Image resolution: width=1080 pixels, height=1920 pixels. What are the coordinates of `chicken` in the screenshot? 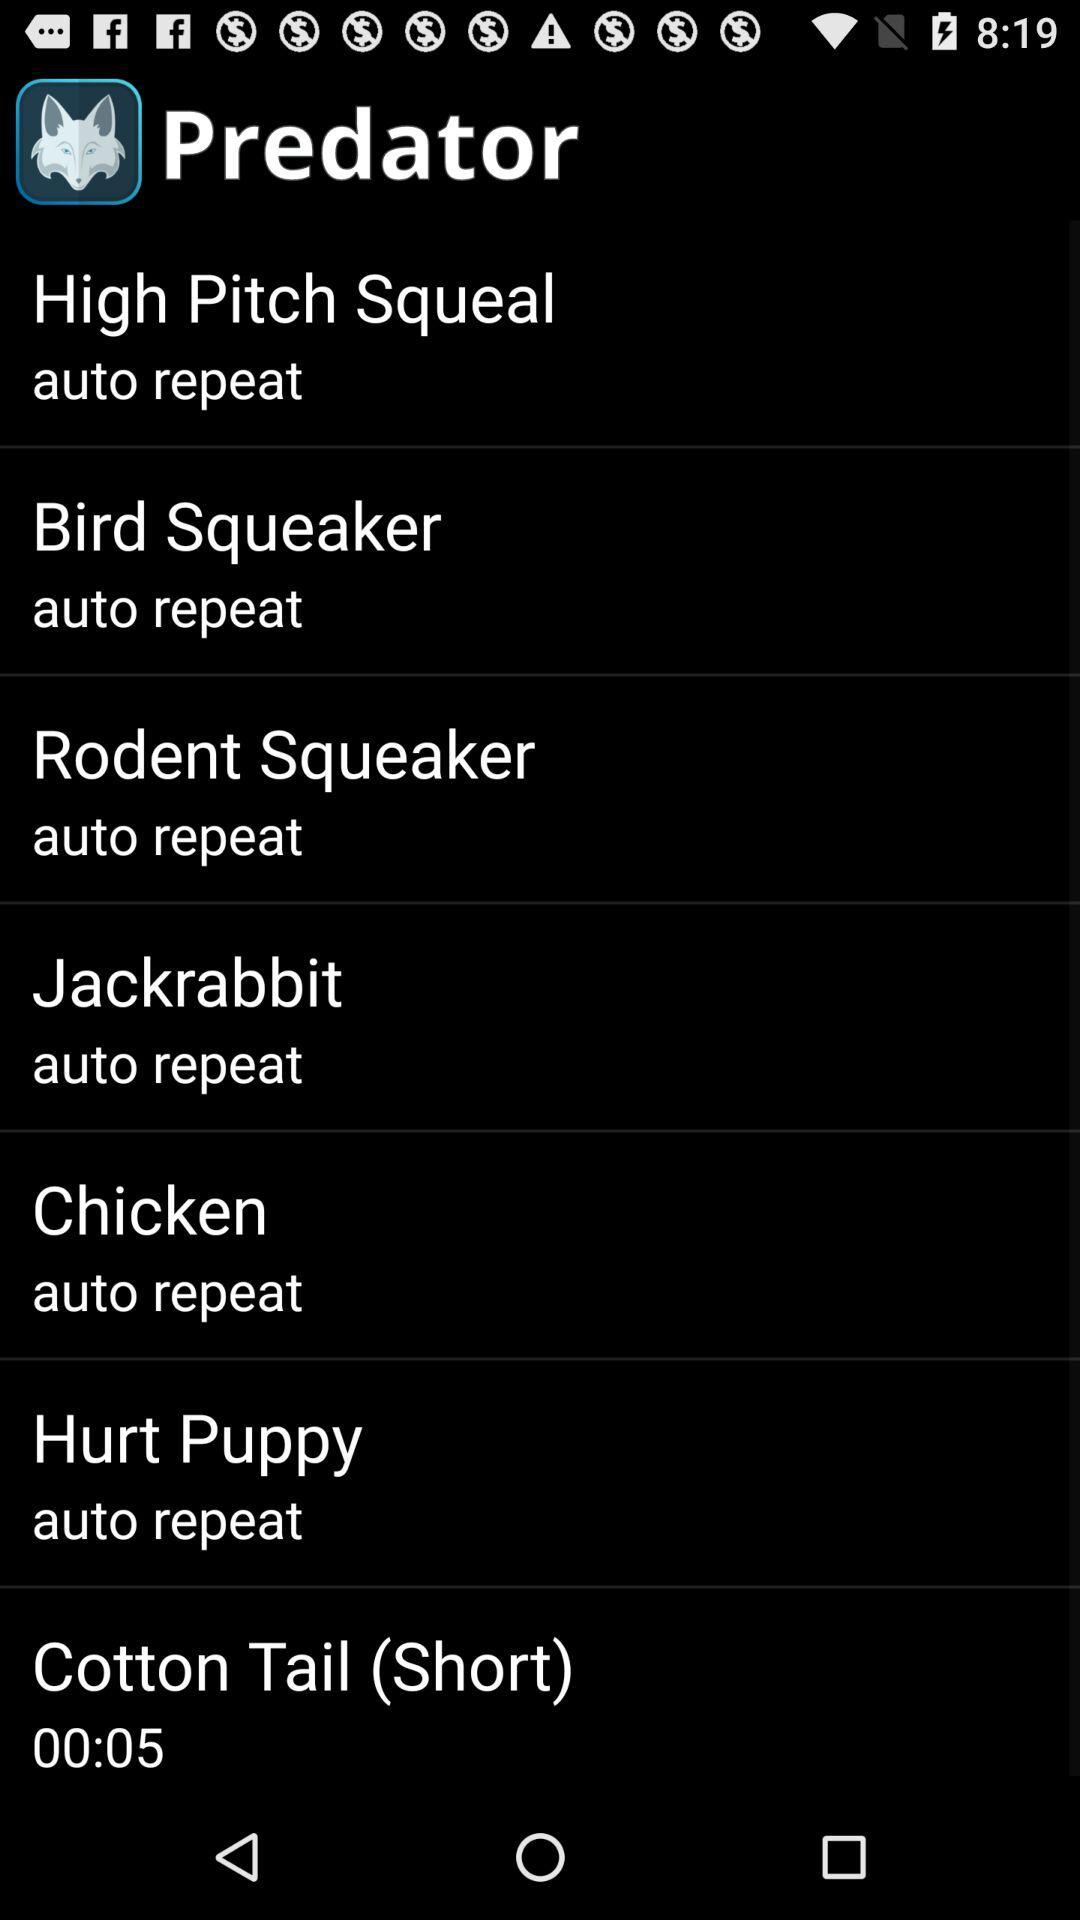 It's located at (149, 1207).